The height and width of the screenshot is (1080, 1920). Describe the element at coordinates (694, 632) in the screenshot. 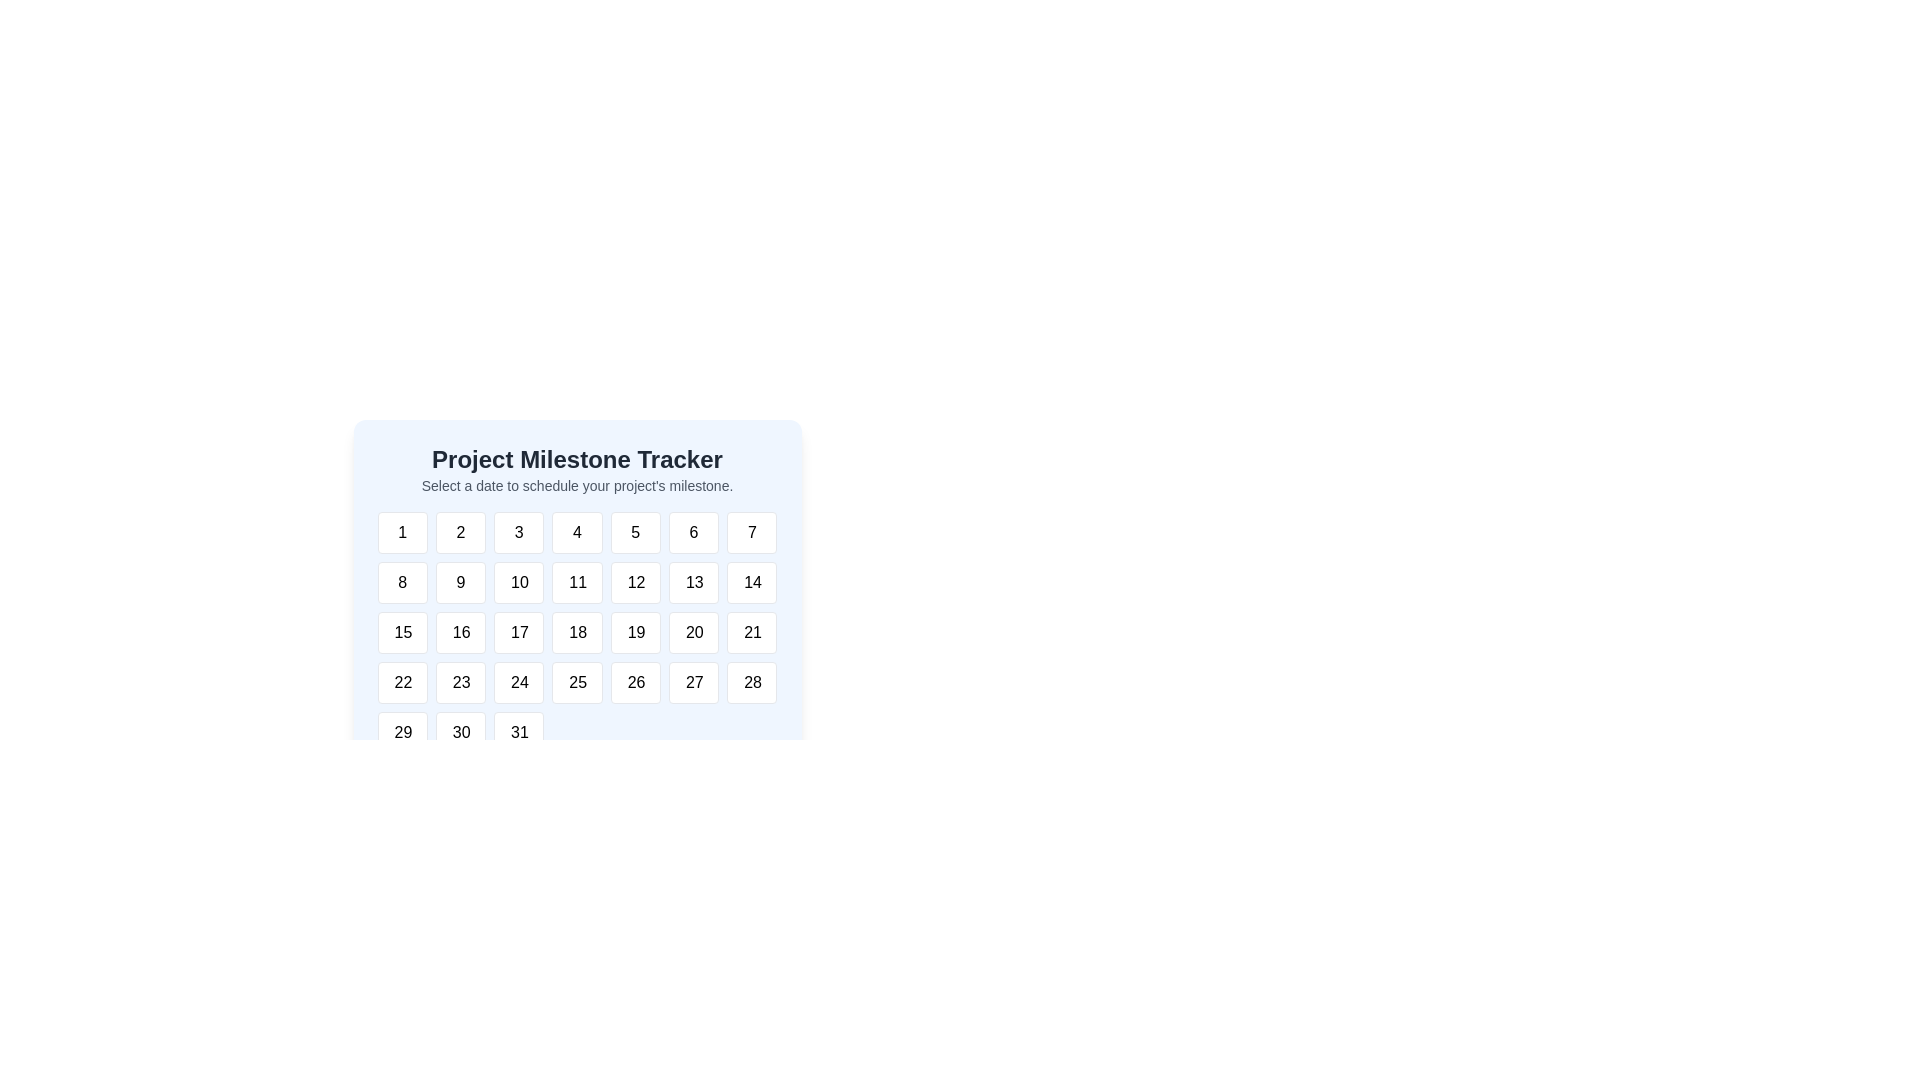

I see `the button displaying '20' located under the 'Project Milestone Tracker' label, which is the sixth element` at that location.